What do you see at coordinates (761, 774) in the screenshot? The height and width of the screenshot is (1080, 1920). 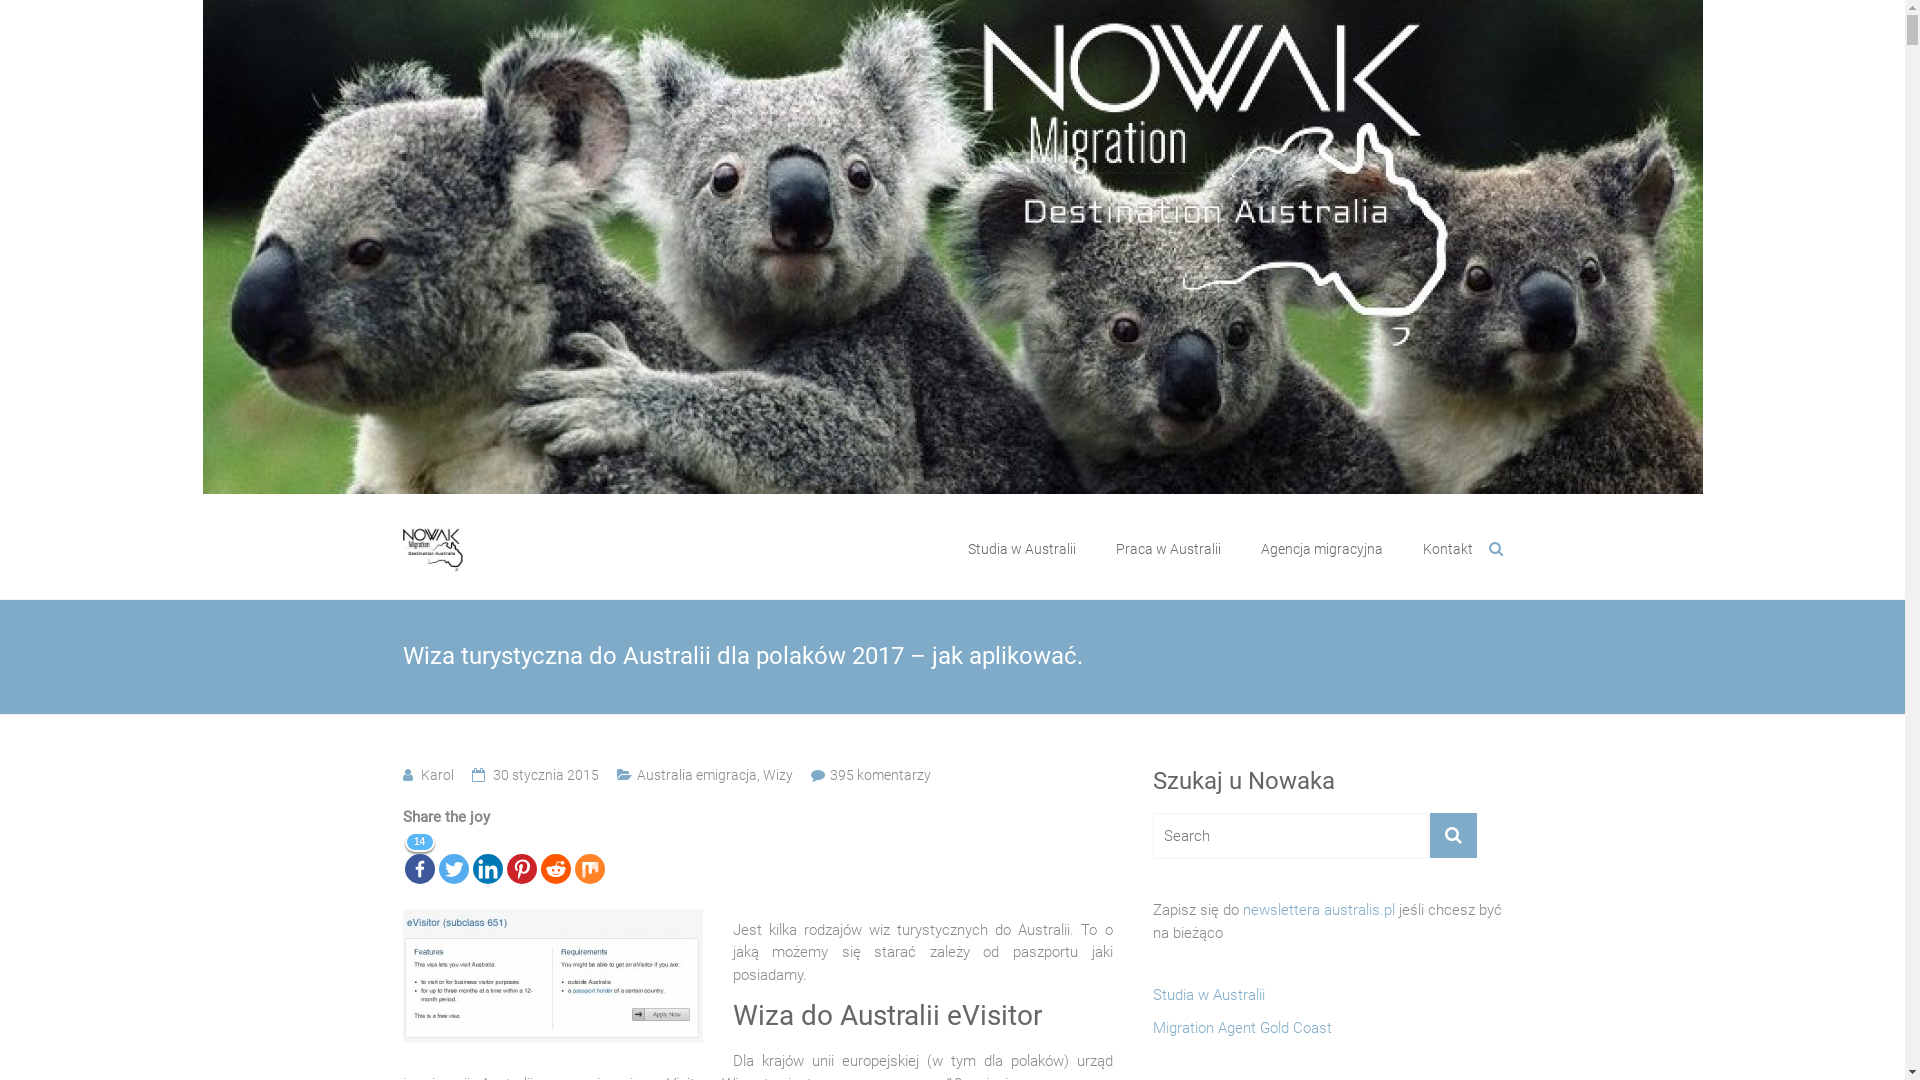 I see `'Wizy'` at bounding box center [761, 774].